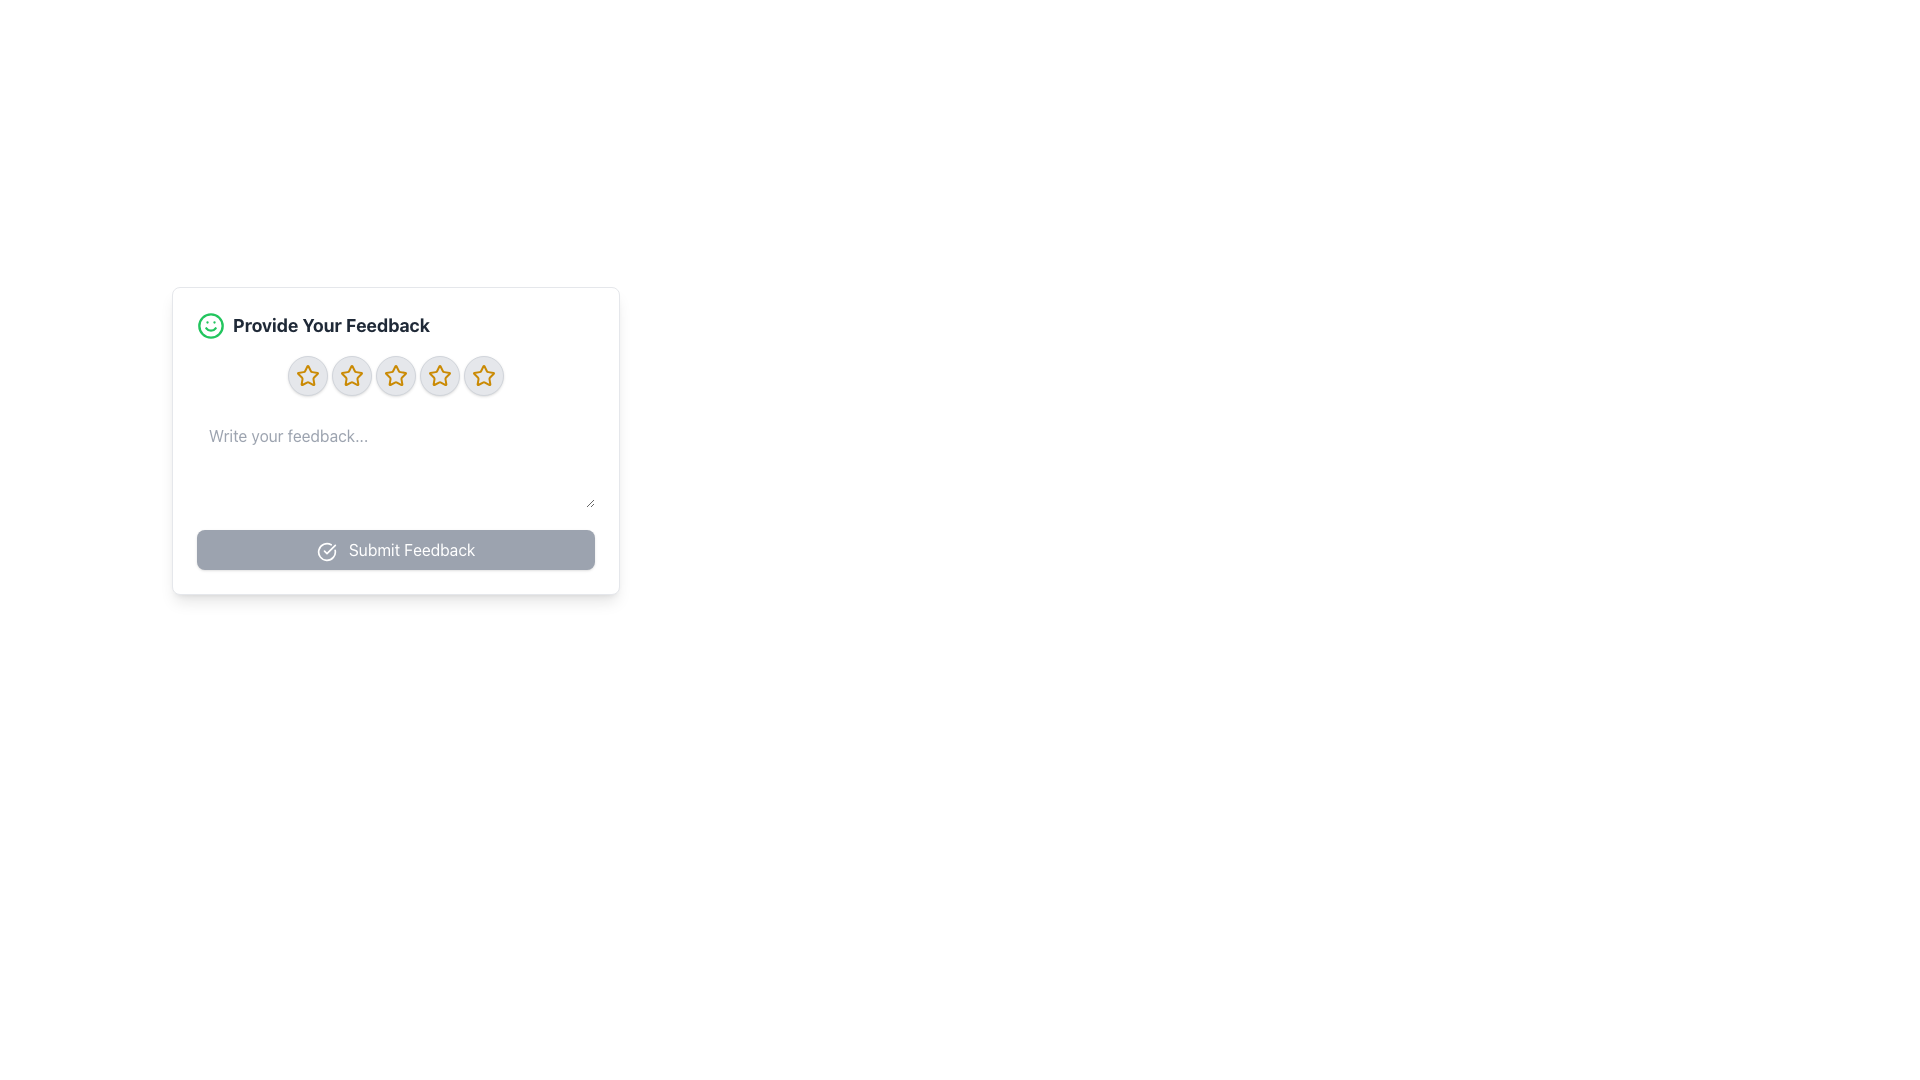 The image size is (1920, 1080). I want to click on the decorative Icon representing positivity or satisfaction in the feedback form, located to the far left of the 'Provide Your Feedback' text, so click(211, 325).